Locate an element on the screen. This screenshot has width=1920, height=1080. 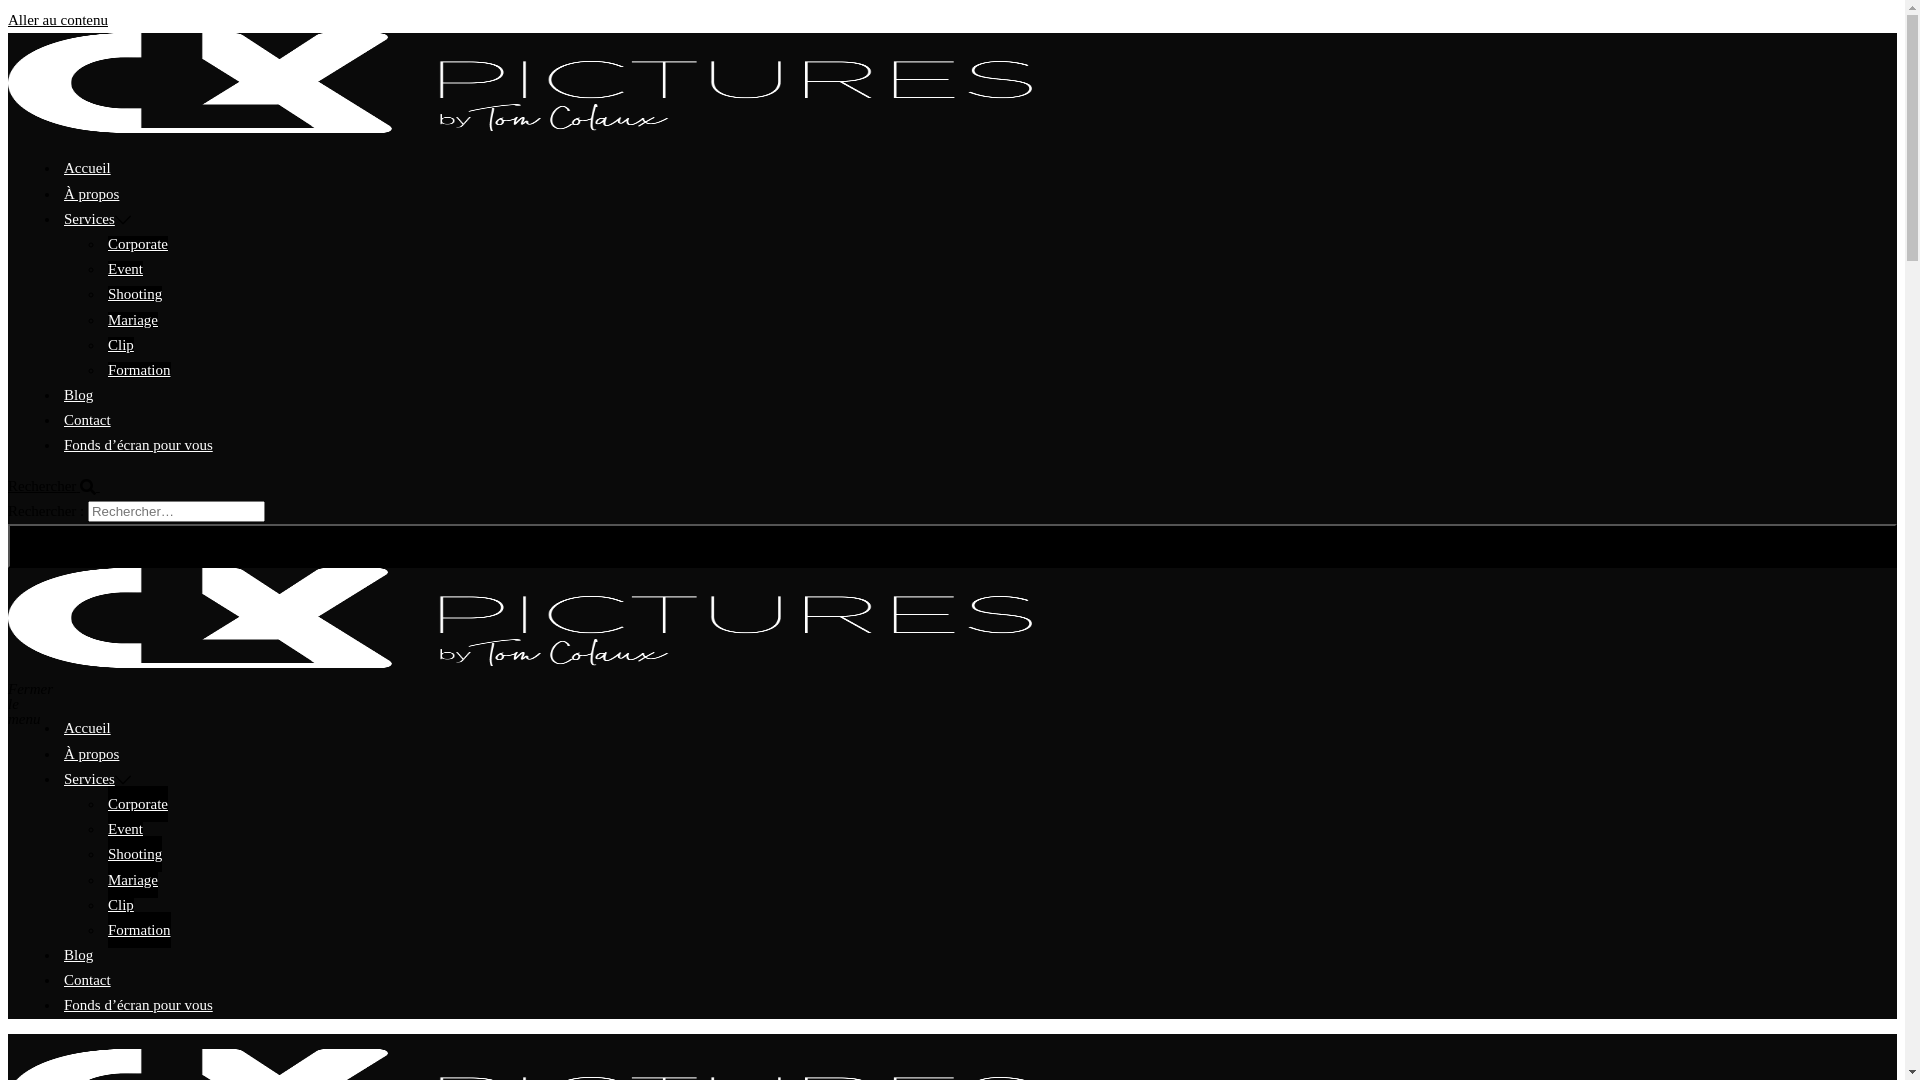
'Rechercher' is located at coordinates (62, 486).